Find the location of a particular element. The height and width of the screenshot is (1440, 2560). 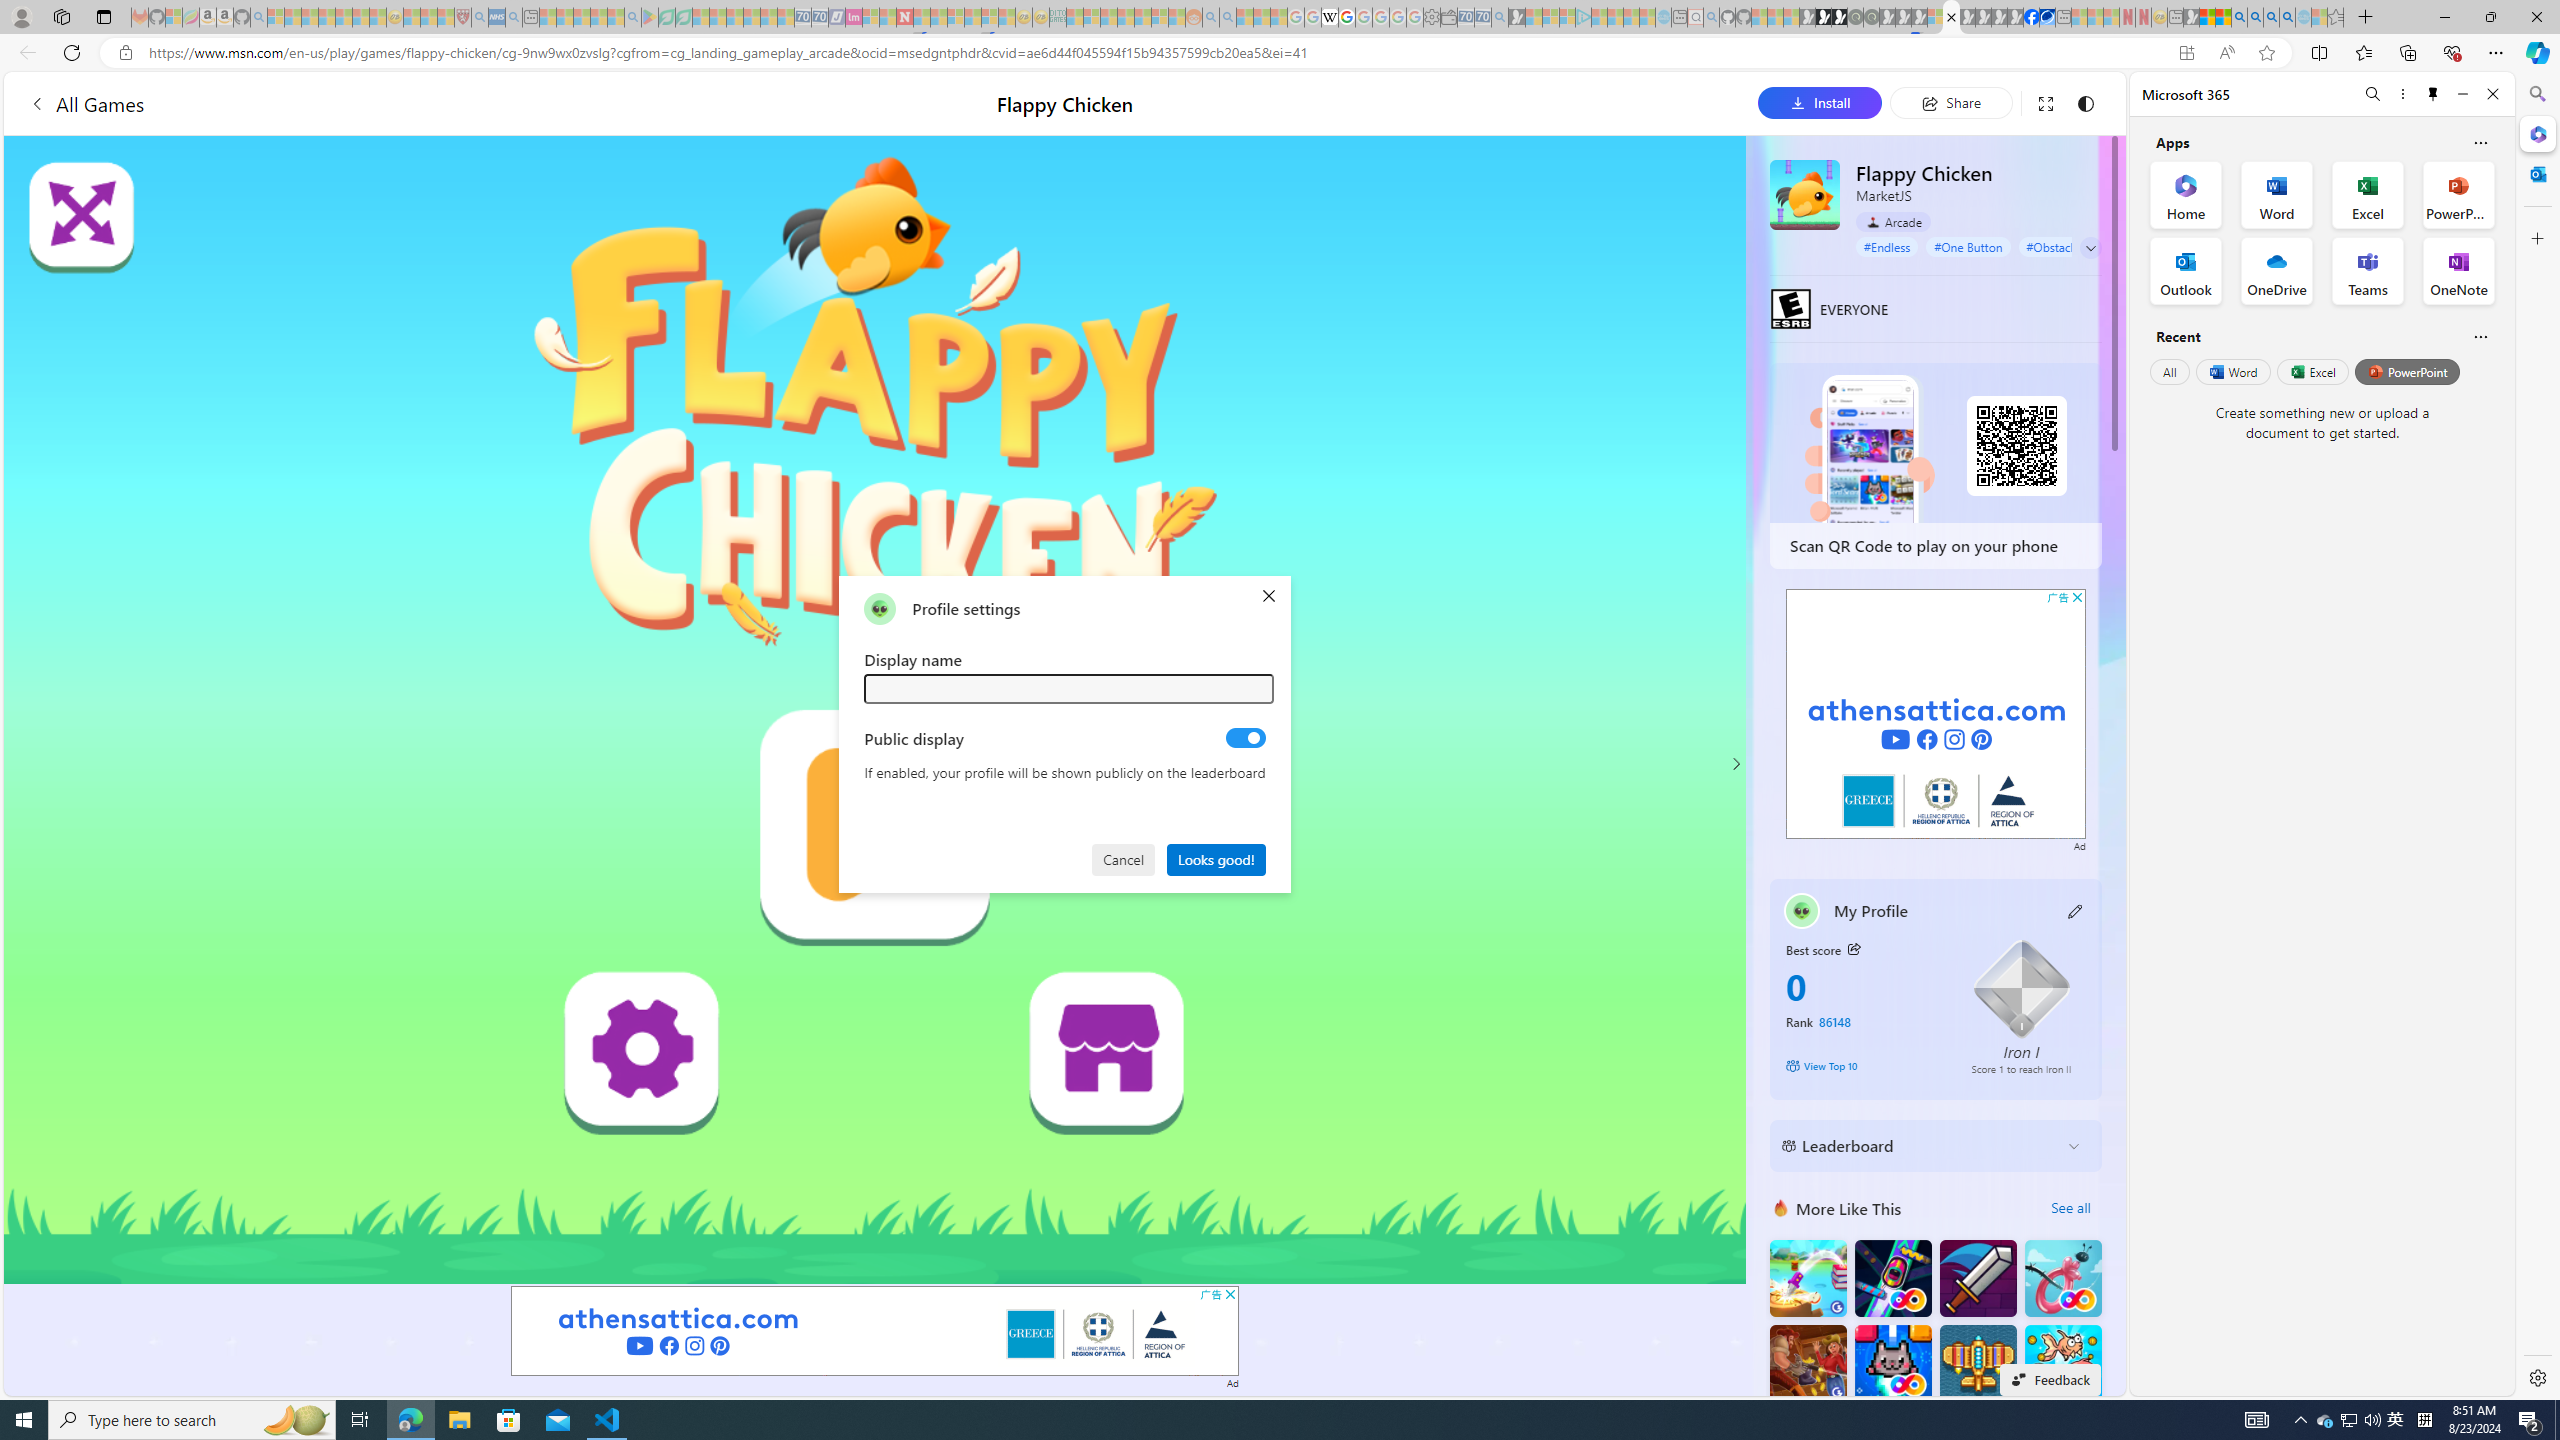

'Balloon FRVR' is located at coordinates (2062, 1278).